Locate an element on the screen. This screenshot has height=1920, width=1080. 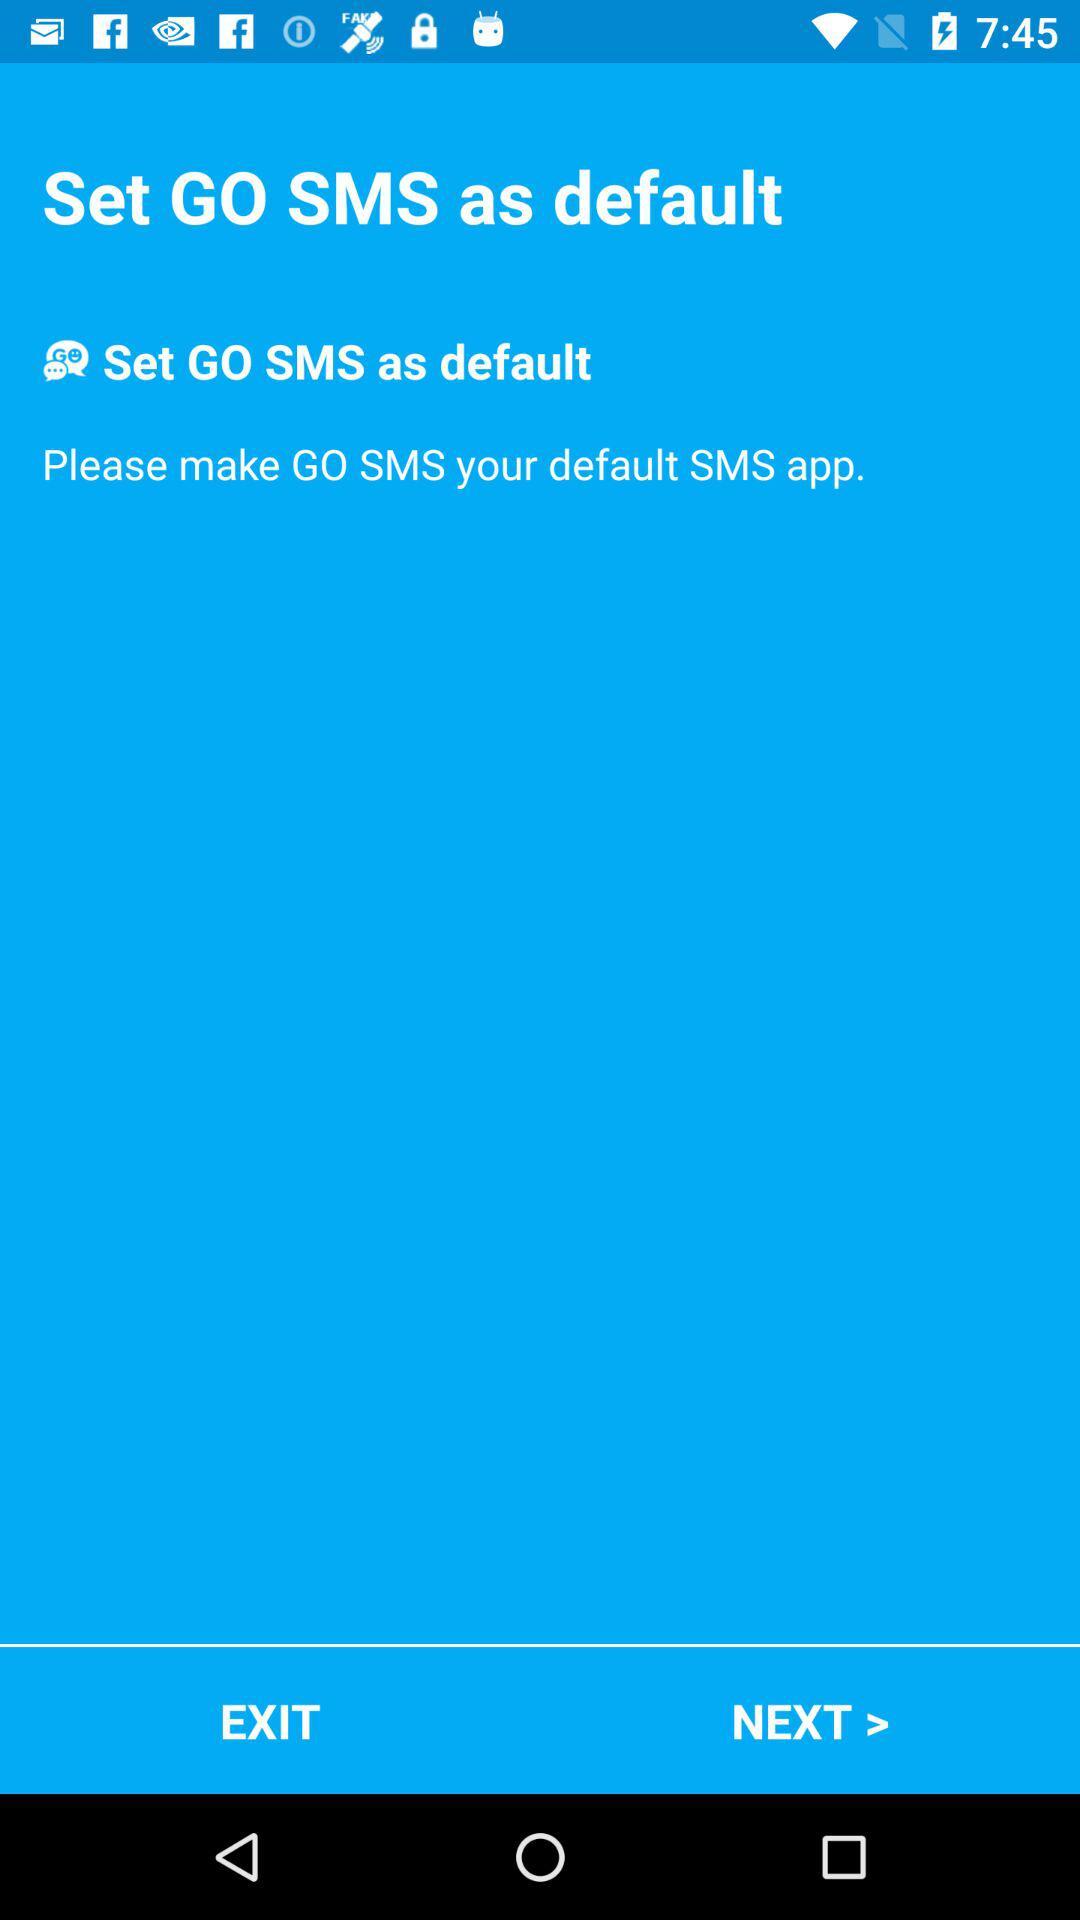
the item to the right of exit icon is located at coordinates (810, 1719).